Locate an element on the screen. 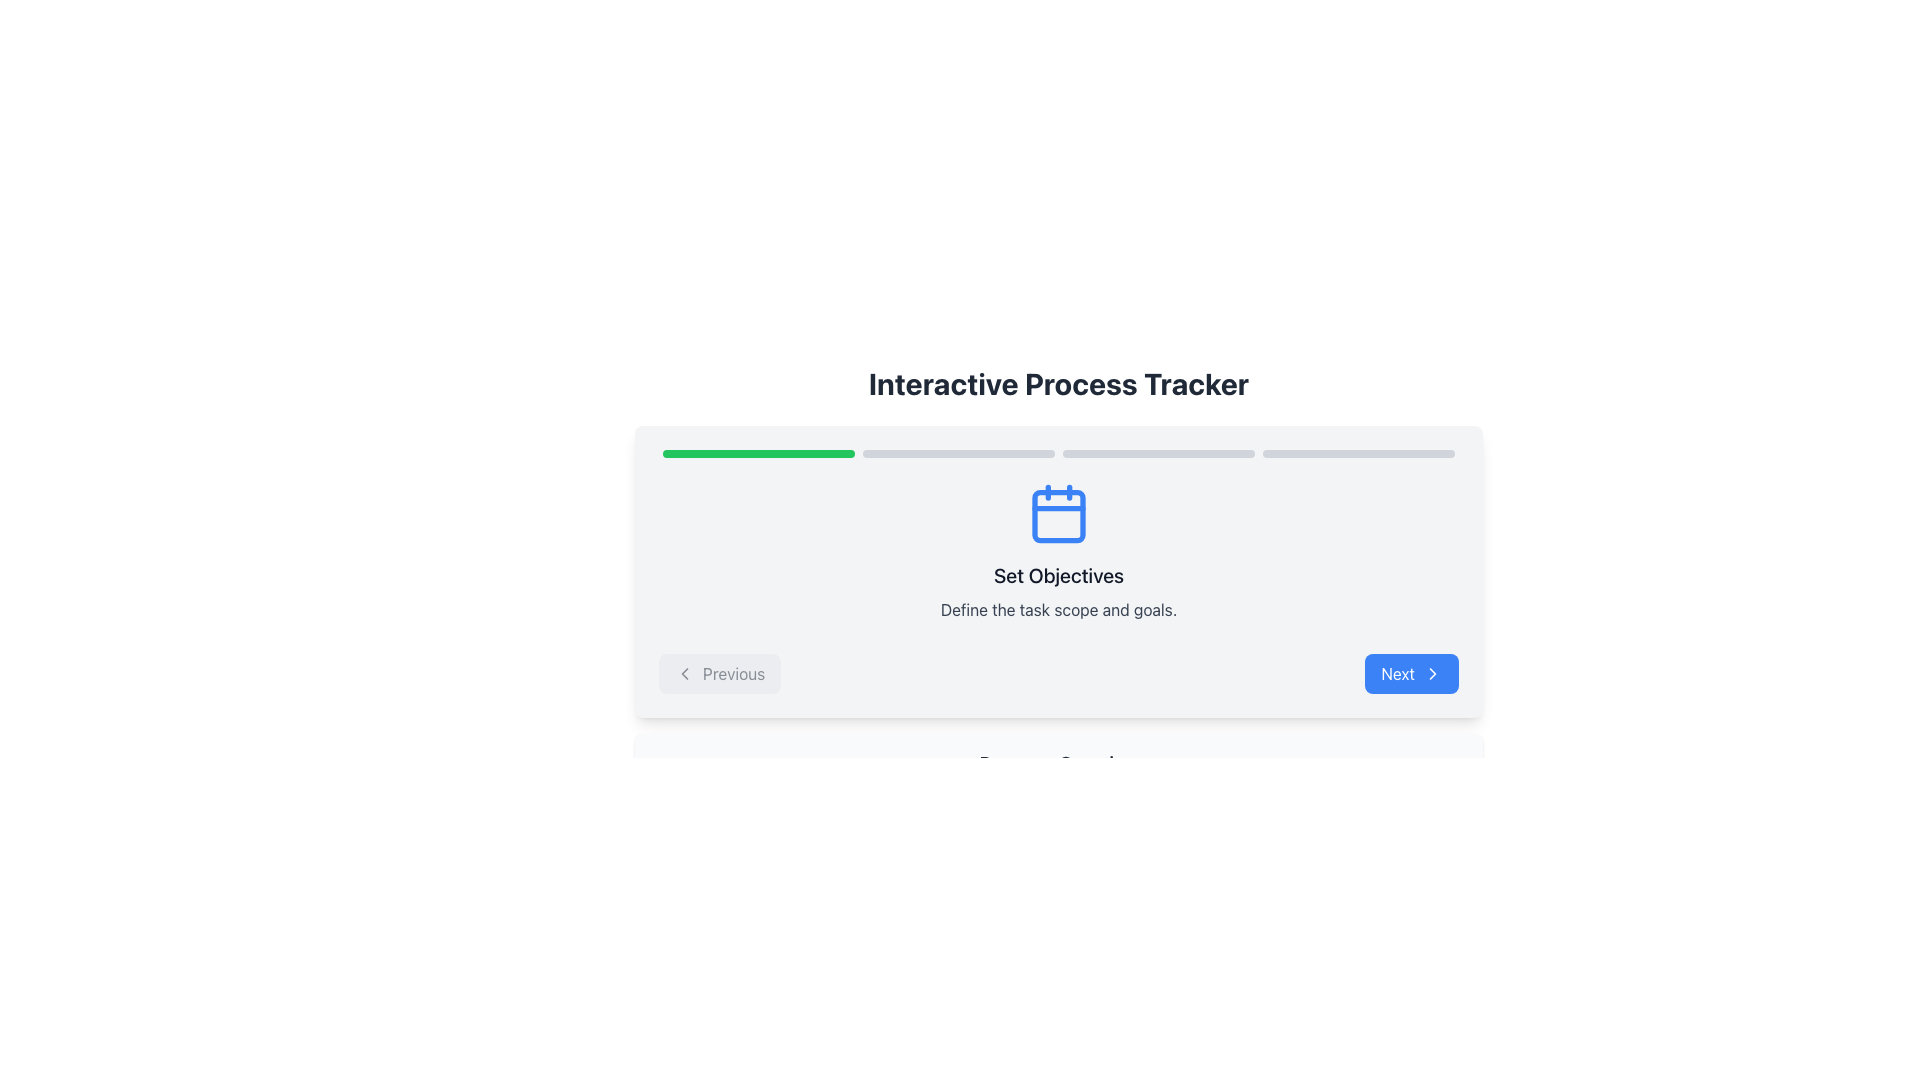  the central part of the calendar icon, which visually represents the calendar's body and is located beneath the hooks is located at coordinates (1058, 515).